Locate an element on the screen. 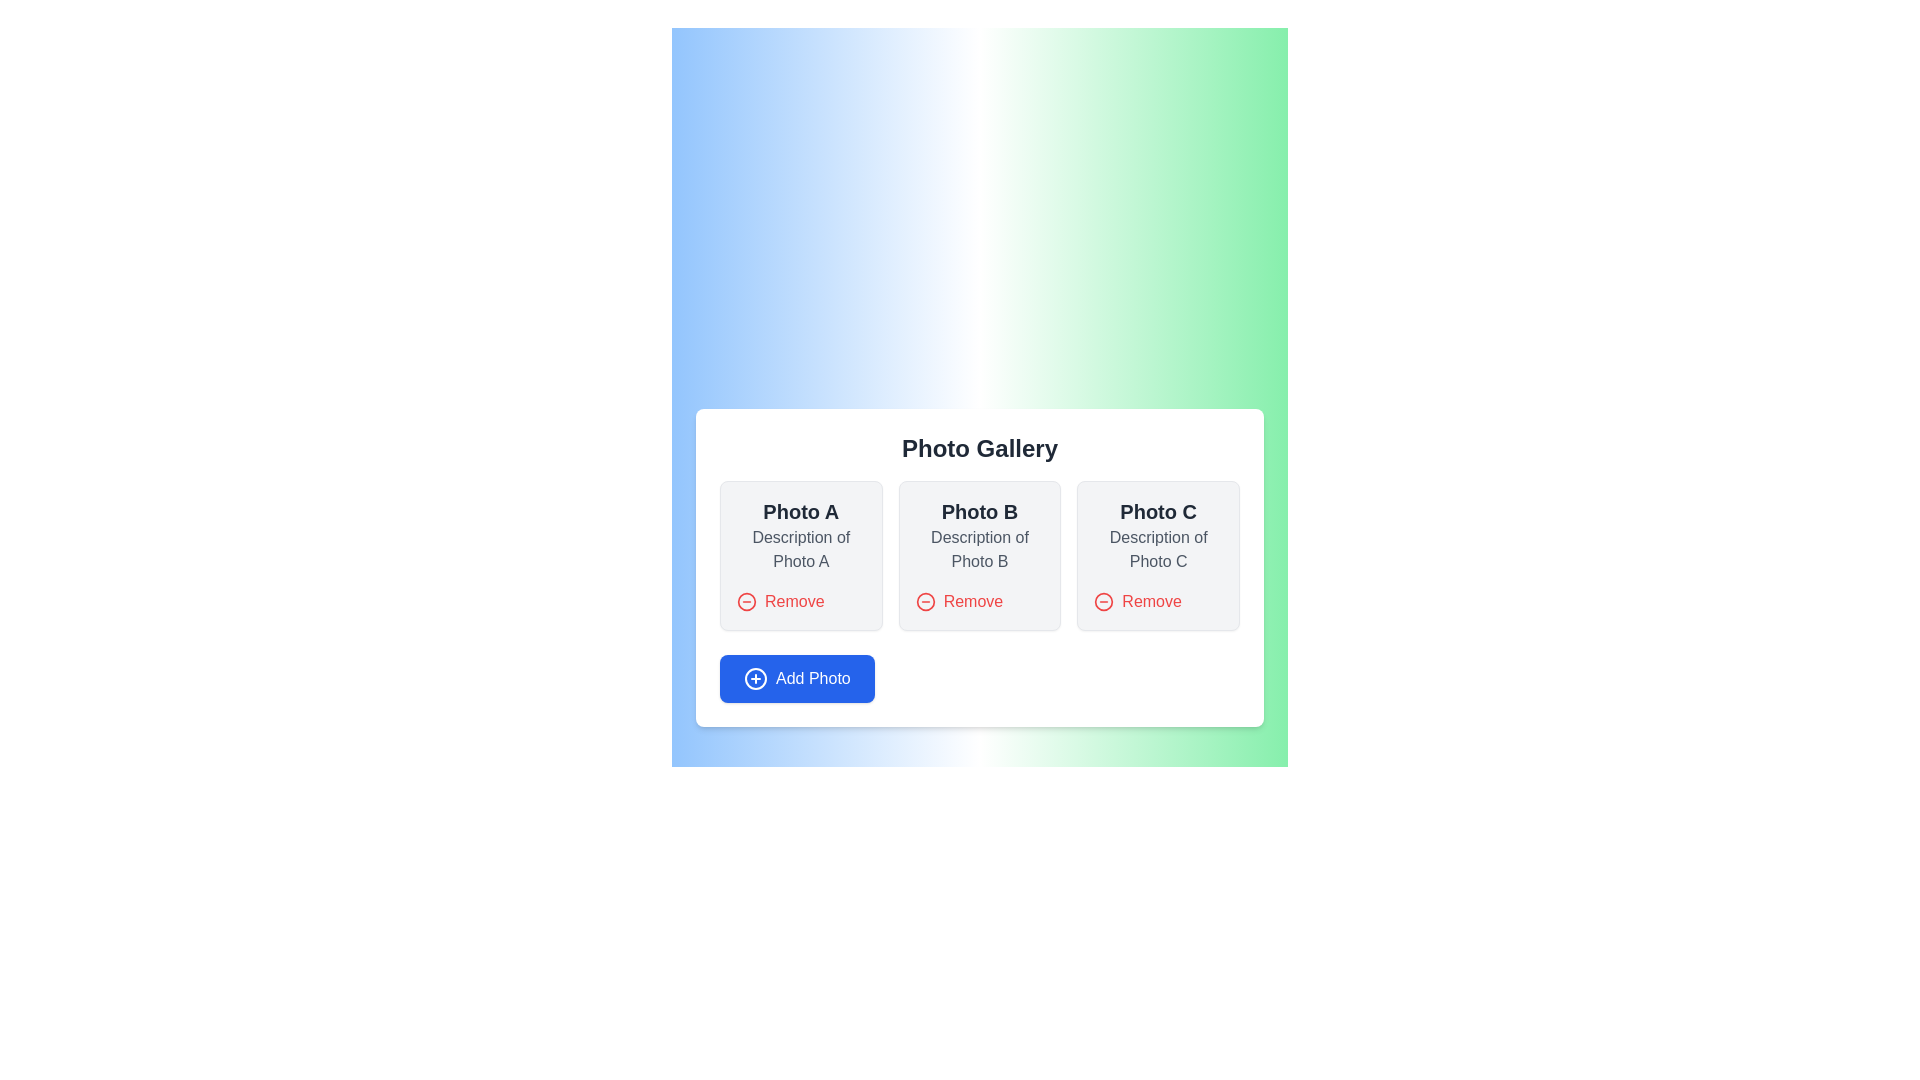  the remove icon button located above and to the left of the 'Remove' text label in the Photo B section of the gallery is located at coordinates (746, 600).